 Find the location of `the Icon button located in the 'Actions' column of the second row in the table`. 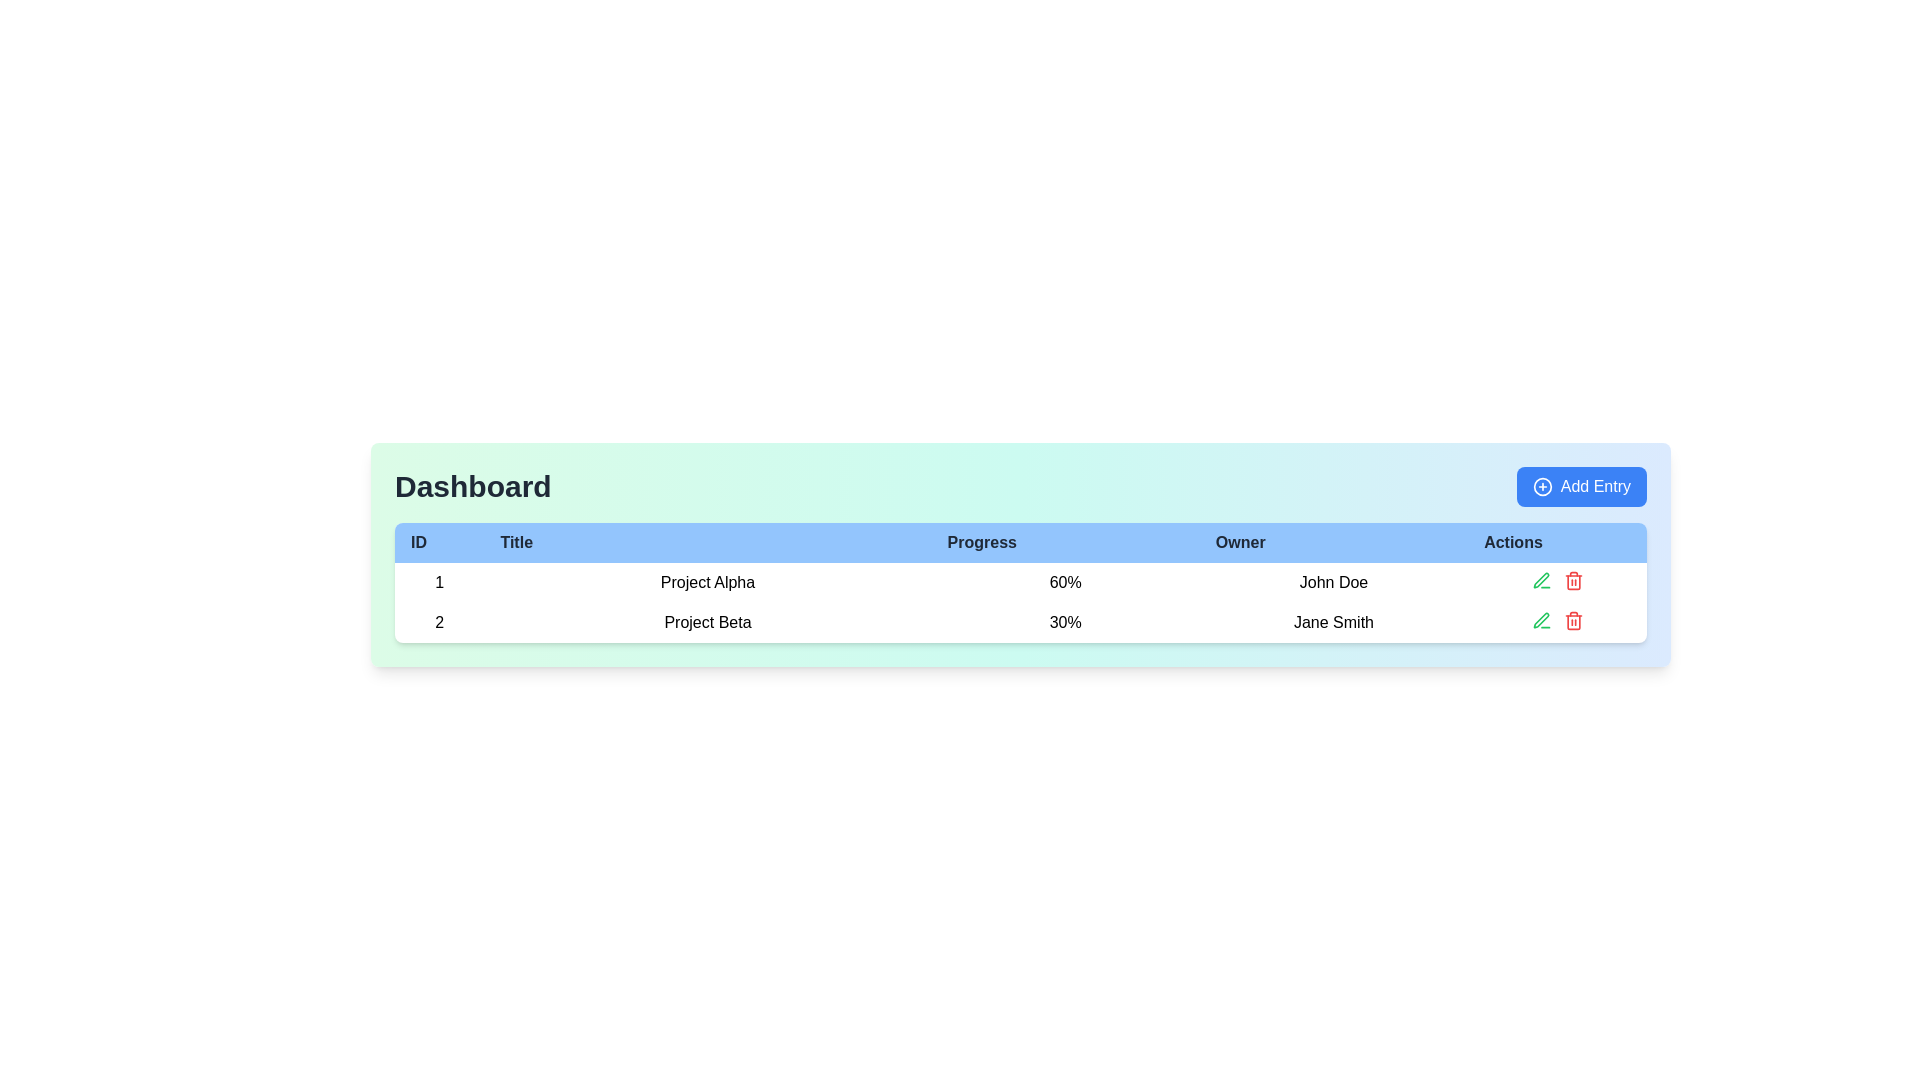

the Icon button located in the 'Actions' column of the second row in the table is located at coordinates (1540, 619).